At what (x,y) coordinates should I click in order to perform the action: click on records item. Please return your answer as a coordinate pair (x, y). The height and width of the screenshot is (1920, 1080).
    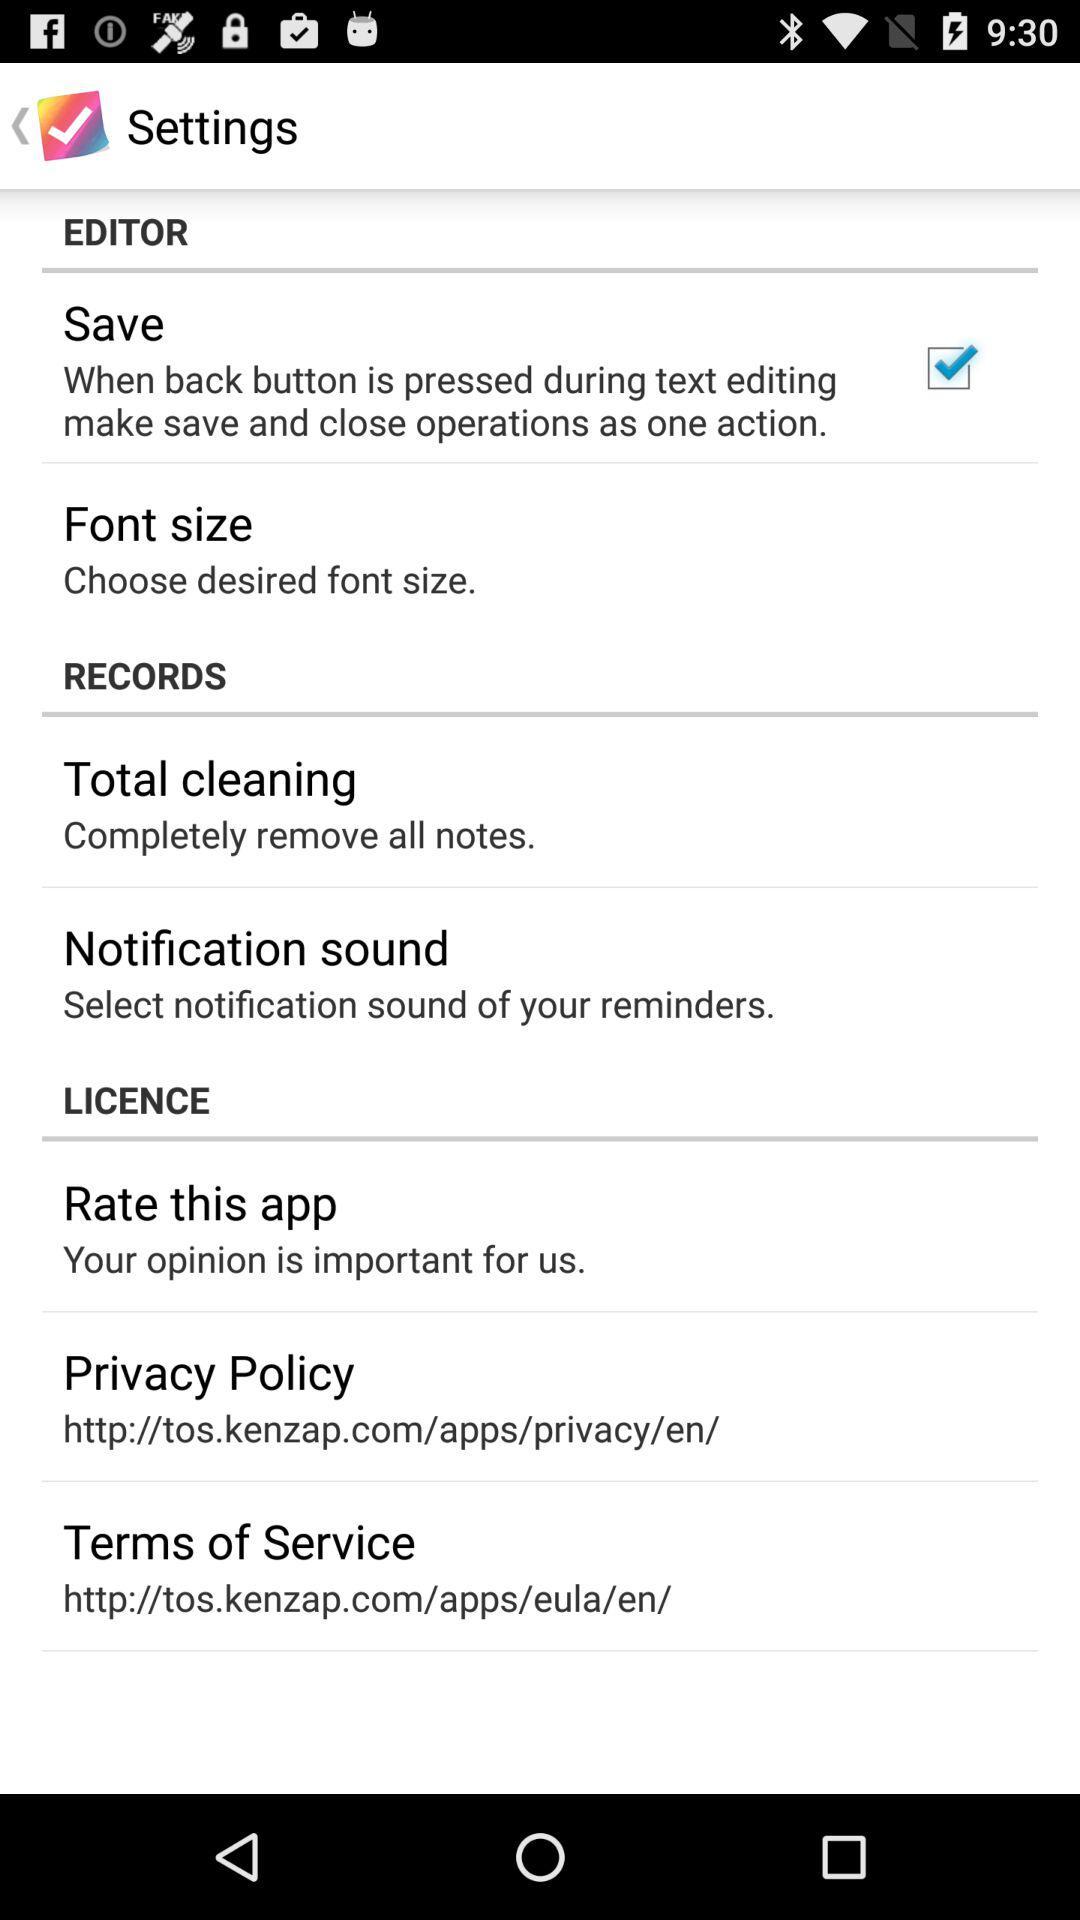
    Looking at the image, I should click on (540, 675).